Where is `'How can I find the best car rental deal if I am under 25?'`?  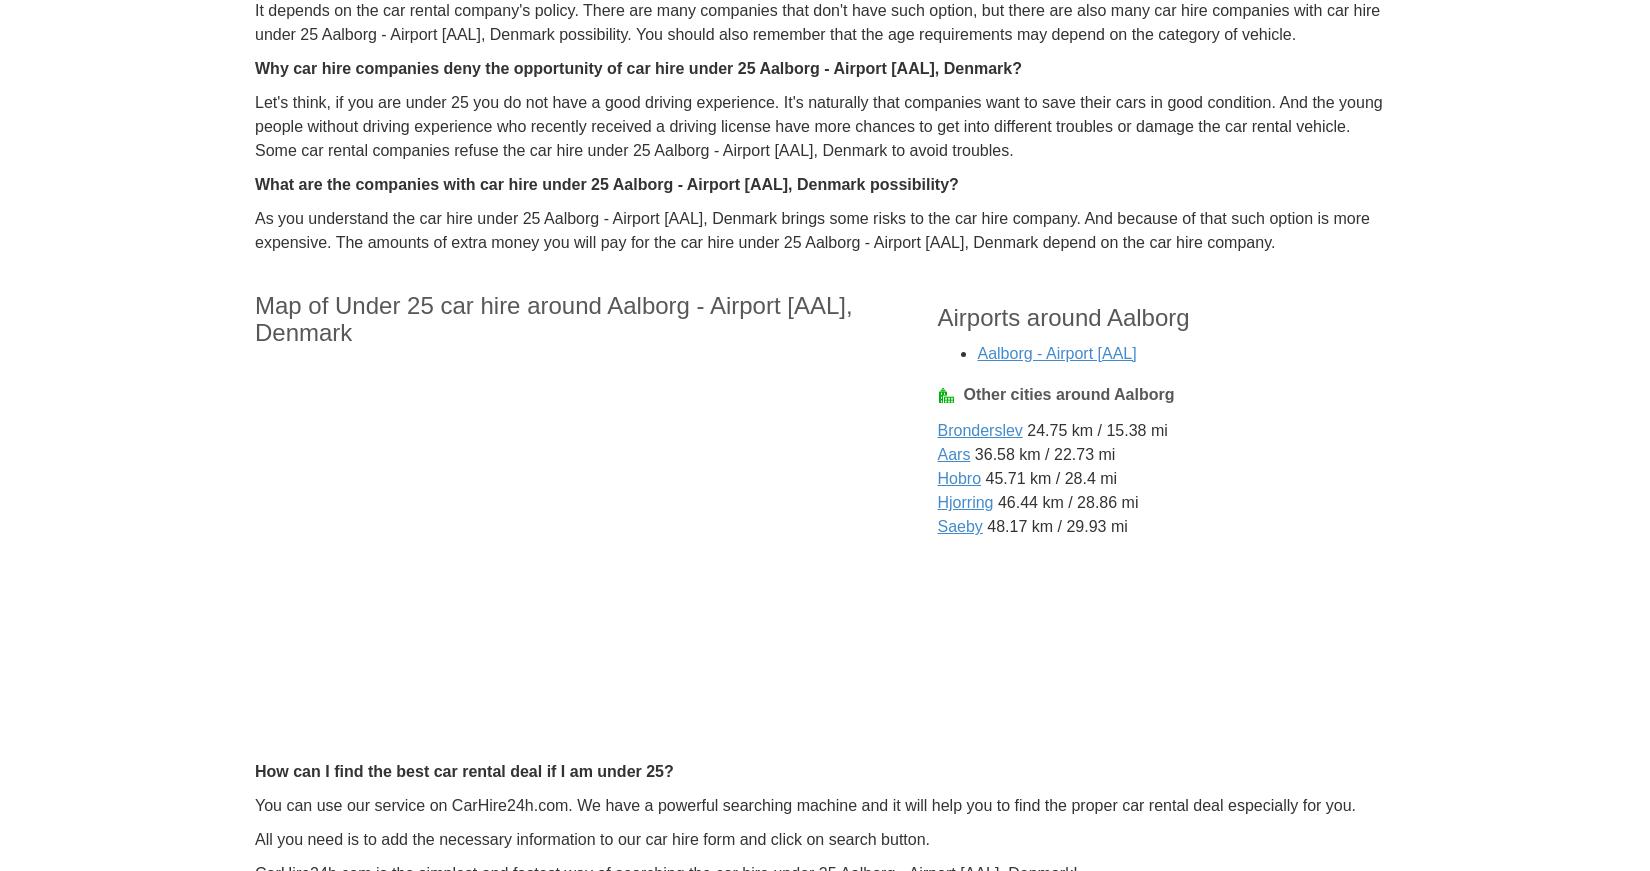 'How can I find the best car rental deal if I am under 25?' is located at coordinates (462, 770).